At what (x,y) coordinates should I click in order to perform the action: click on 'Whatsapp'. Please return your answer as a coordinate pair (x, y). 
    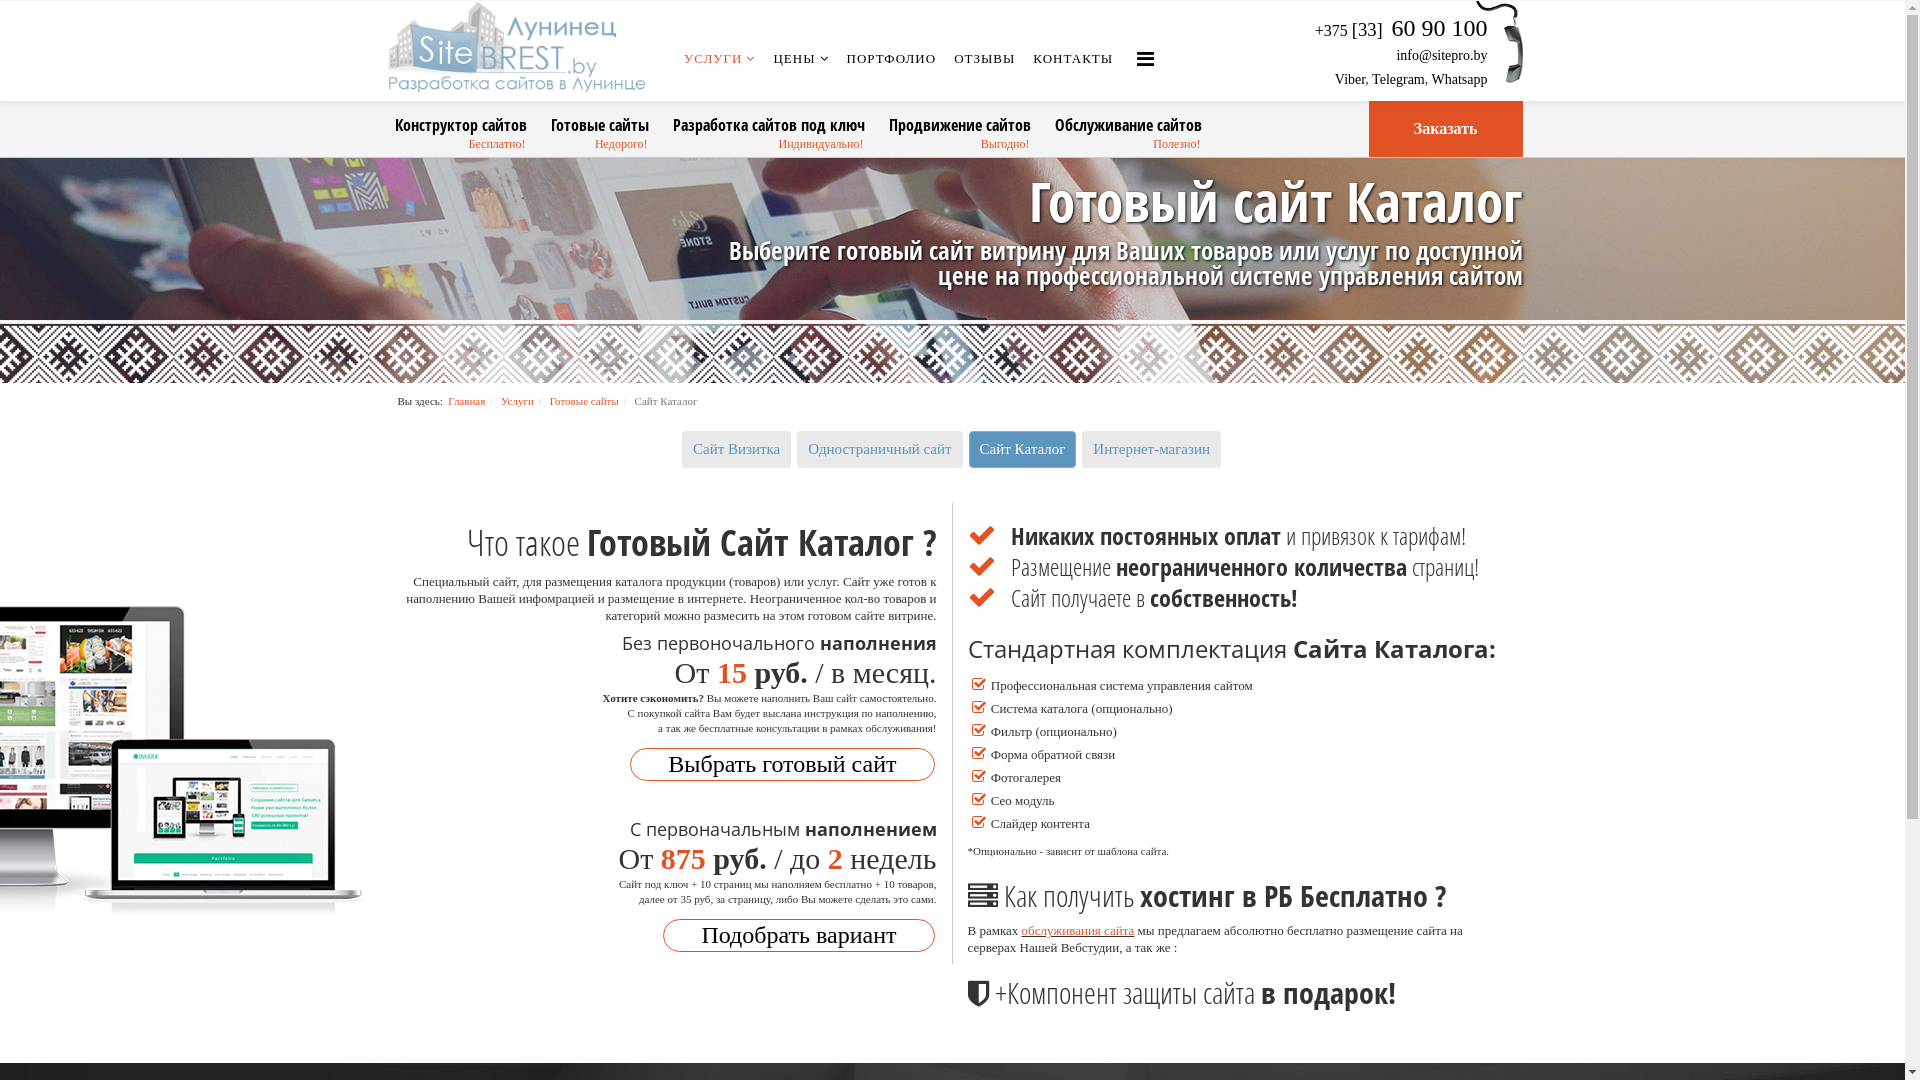
    Looking at the image, I should click on (1459, 78).